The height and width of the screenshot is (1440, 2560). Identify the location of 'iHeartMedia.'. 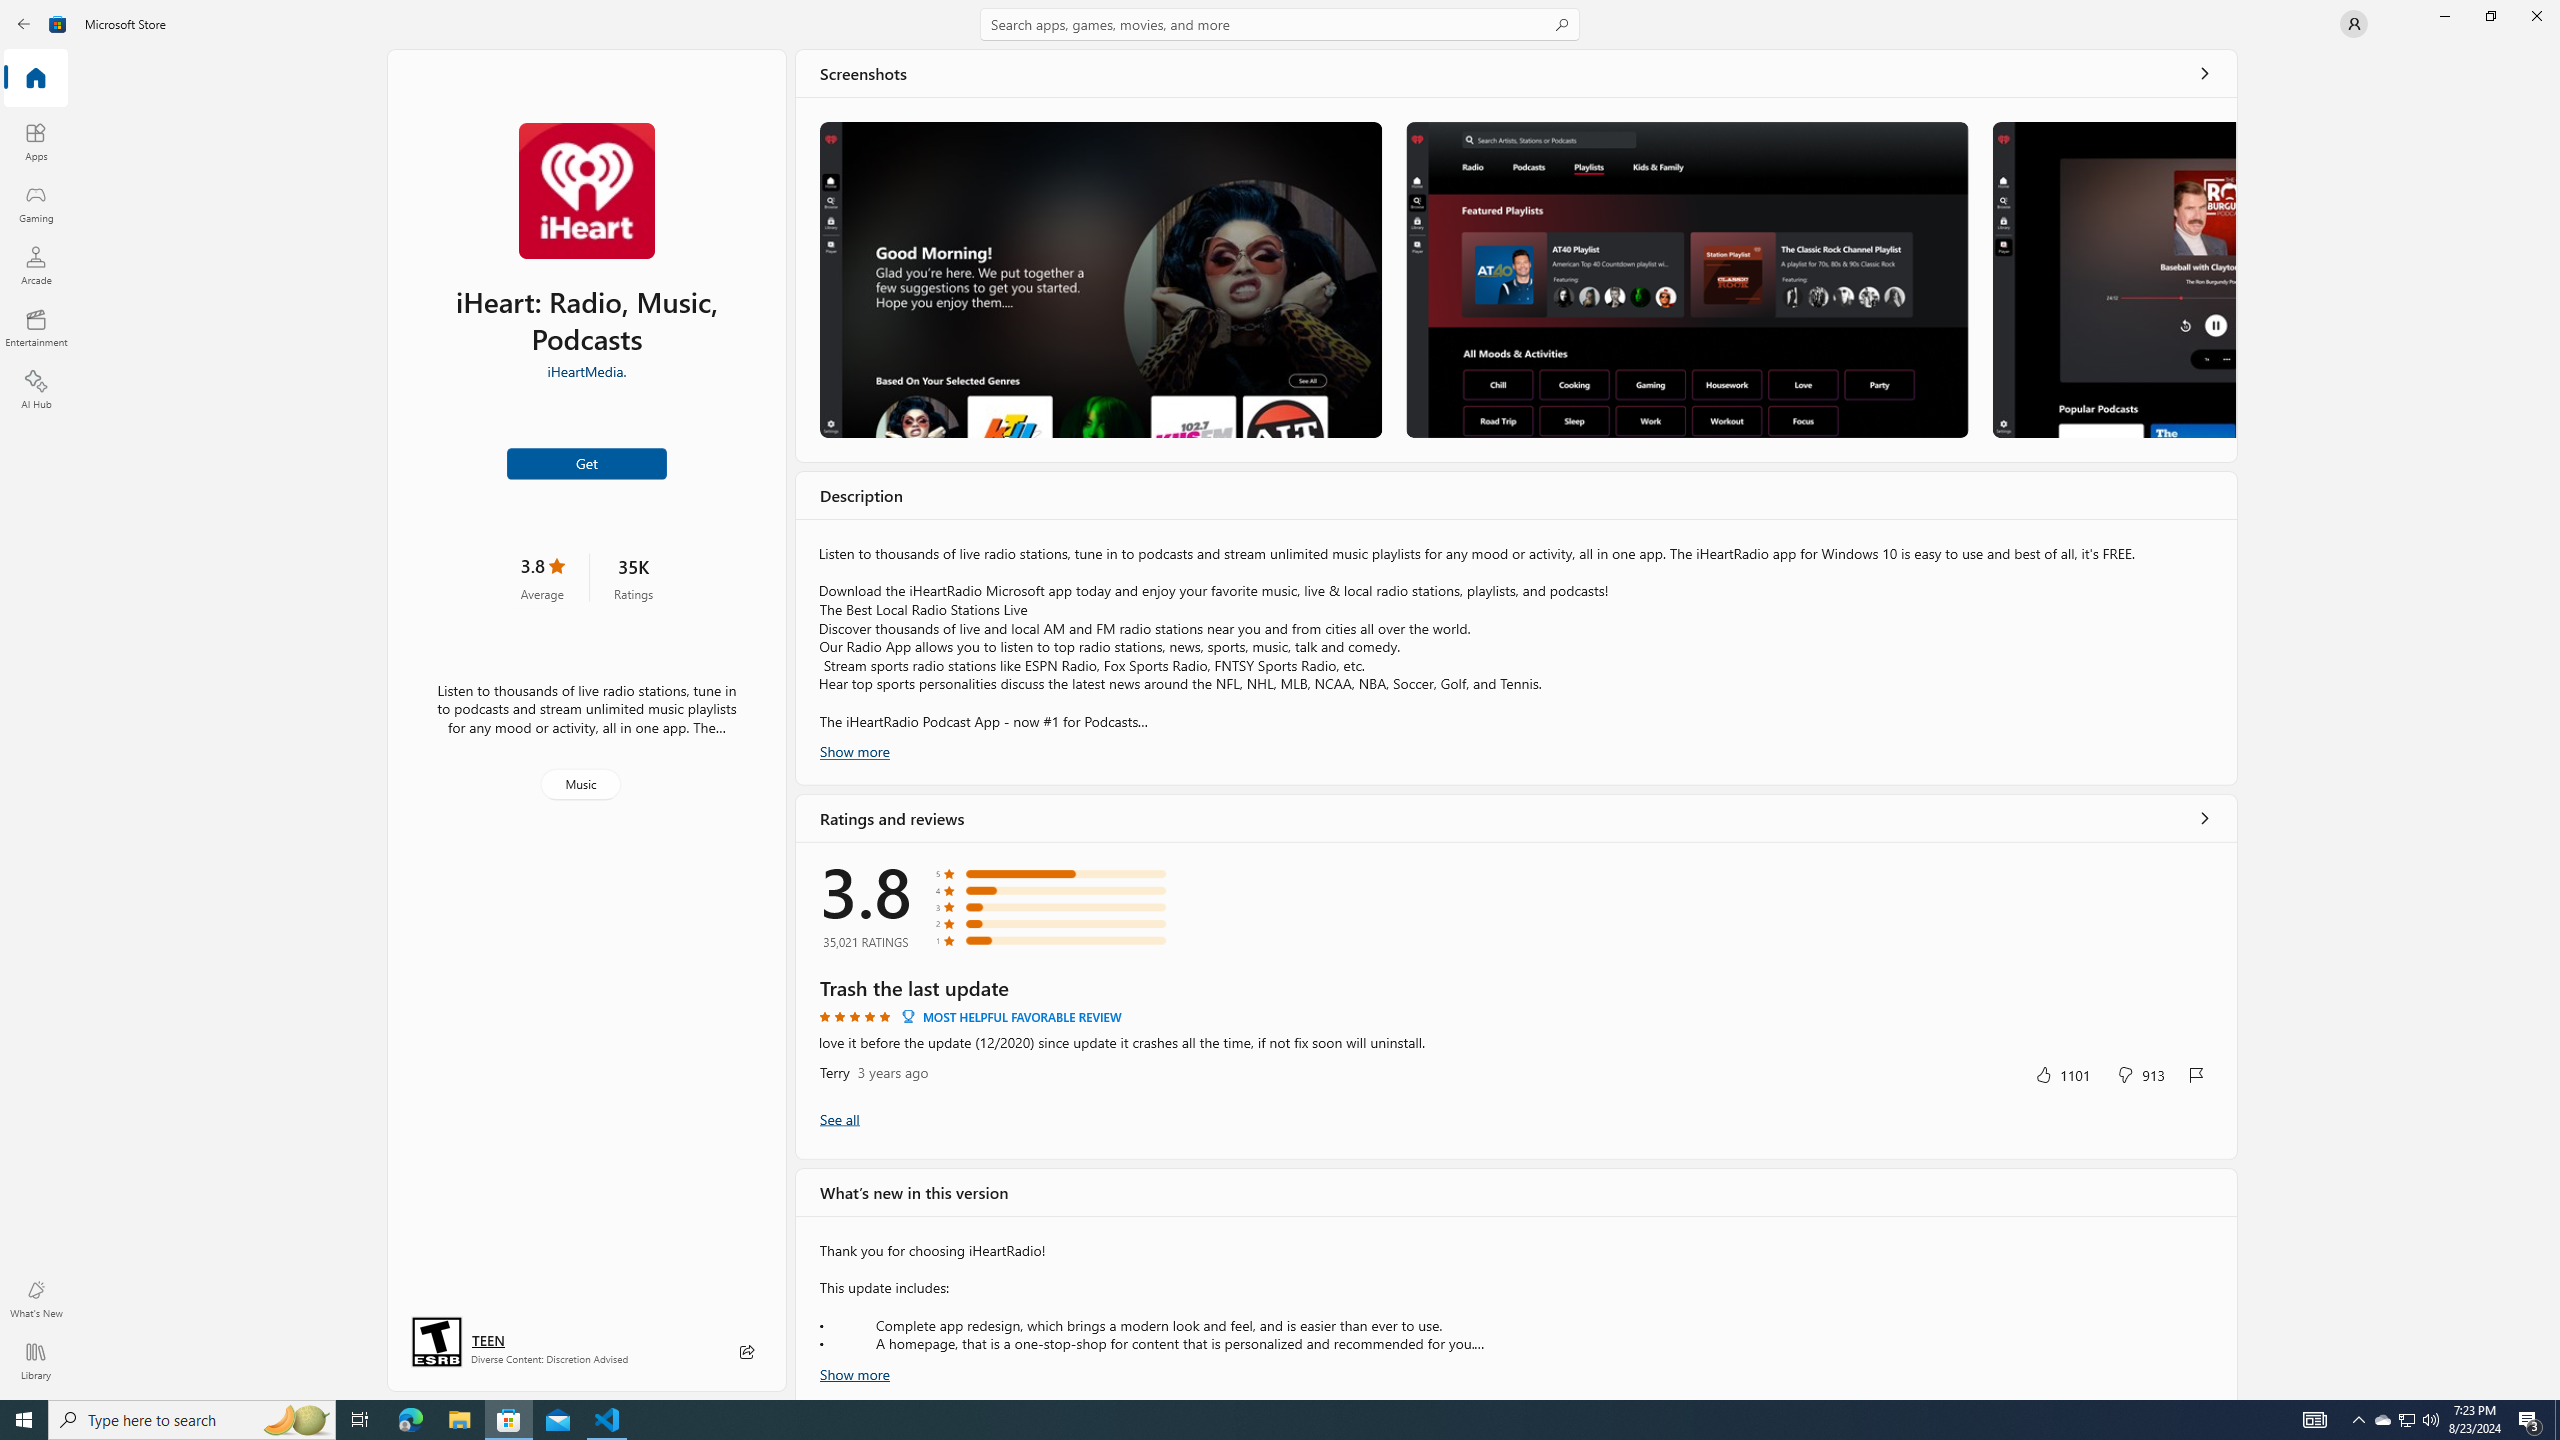
(587, 369).